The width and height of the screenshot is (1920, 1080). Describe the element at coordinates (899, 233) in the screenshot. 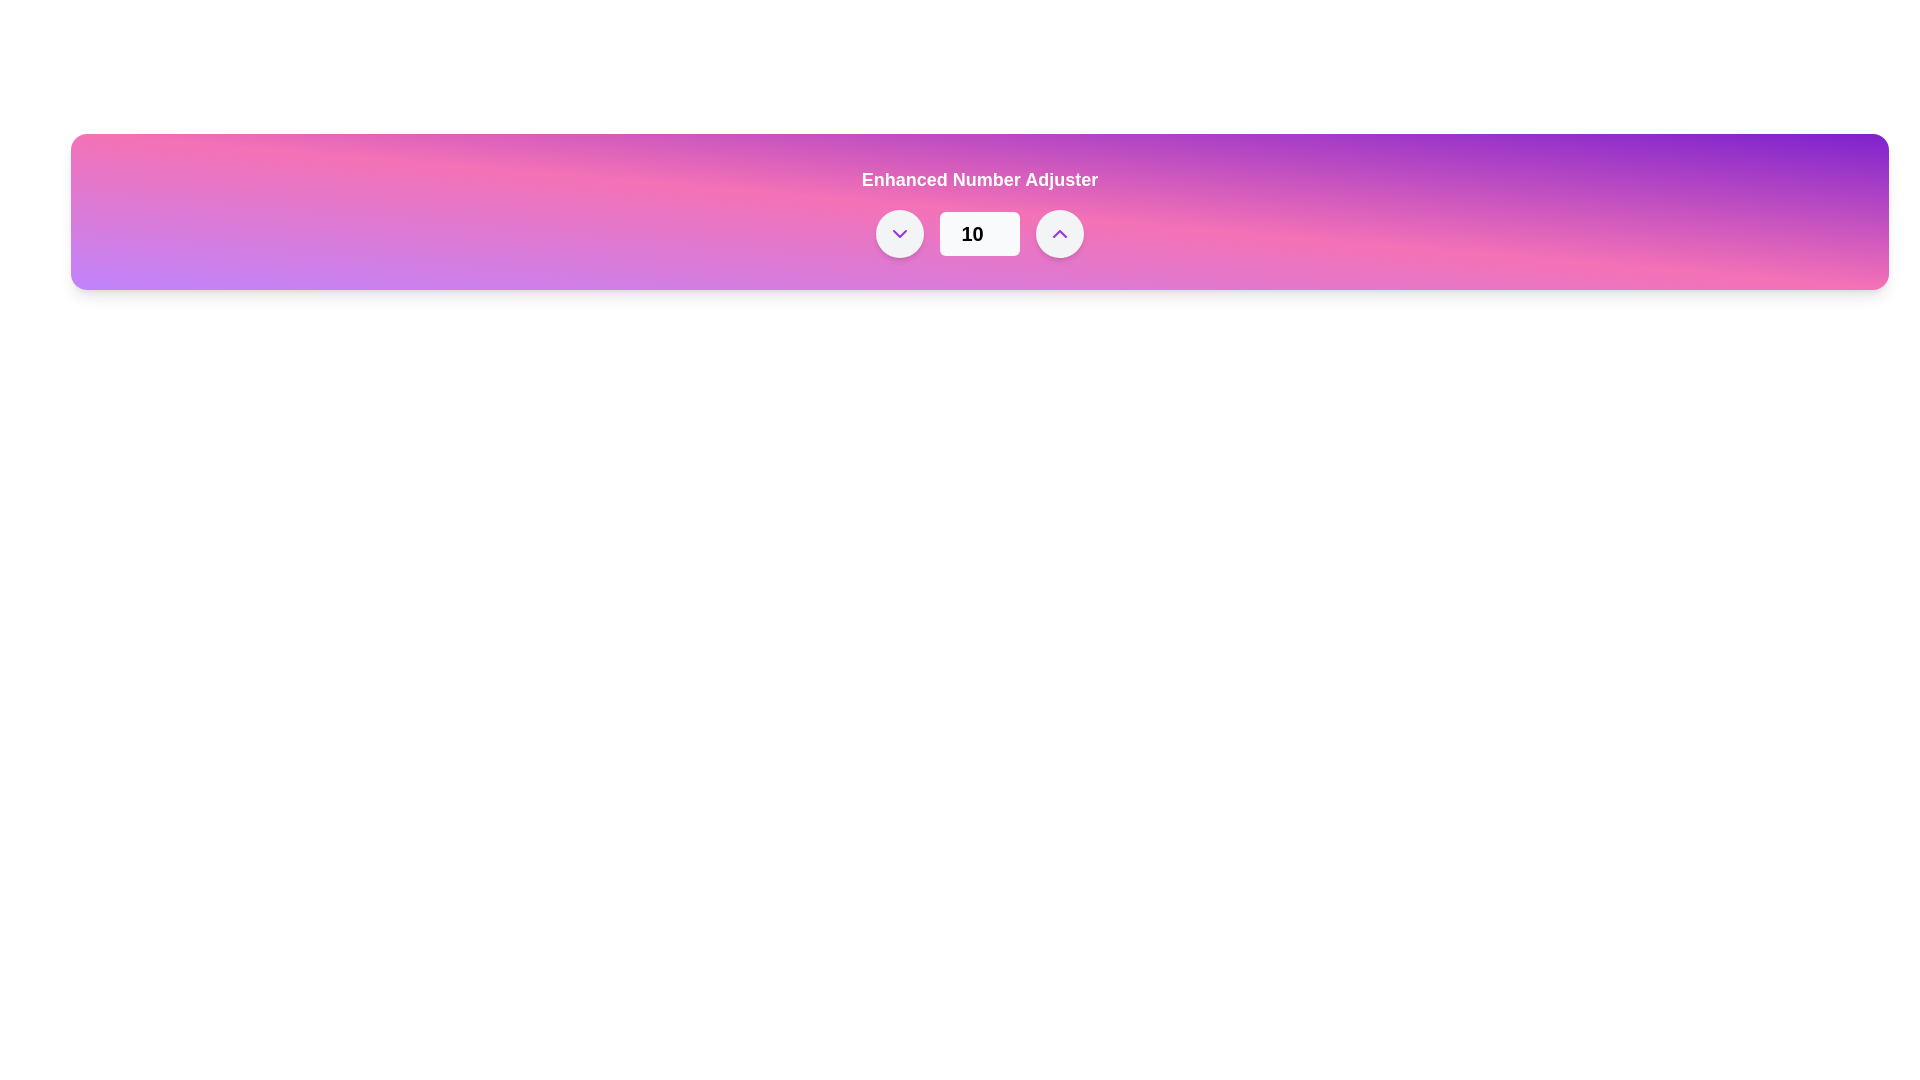

I see `the triangular chevron button that decreases the numeric value in the Enhanced Number Adjuster by` at that location.